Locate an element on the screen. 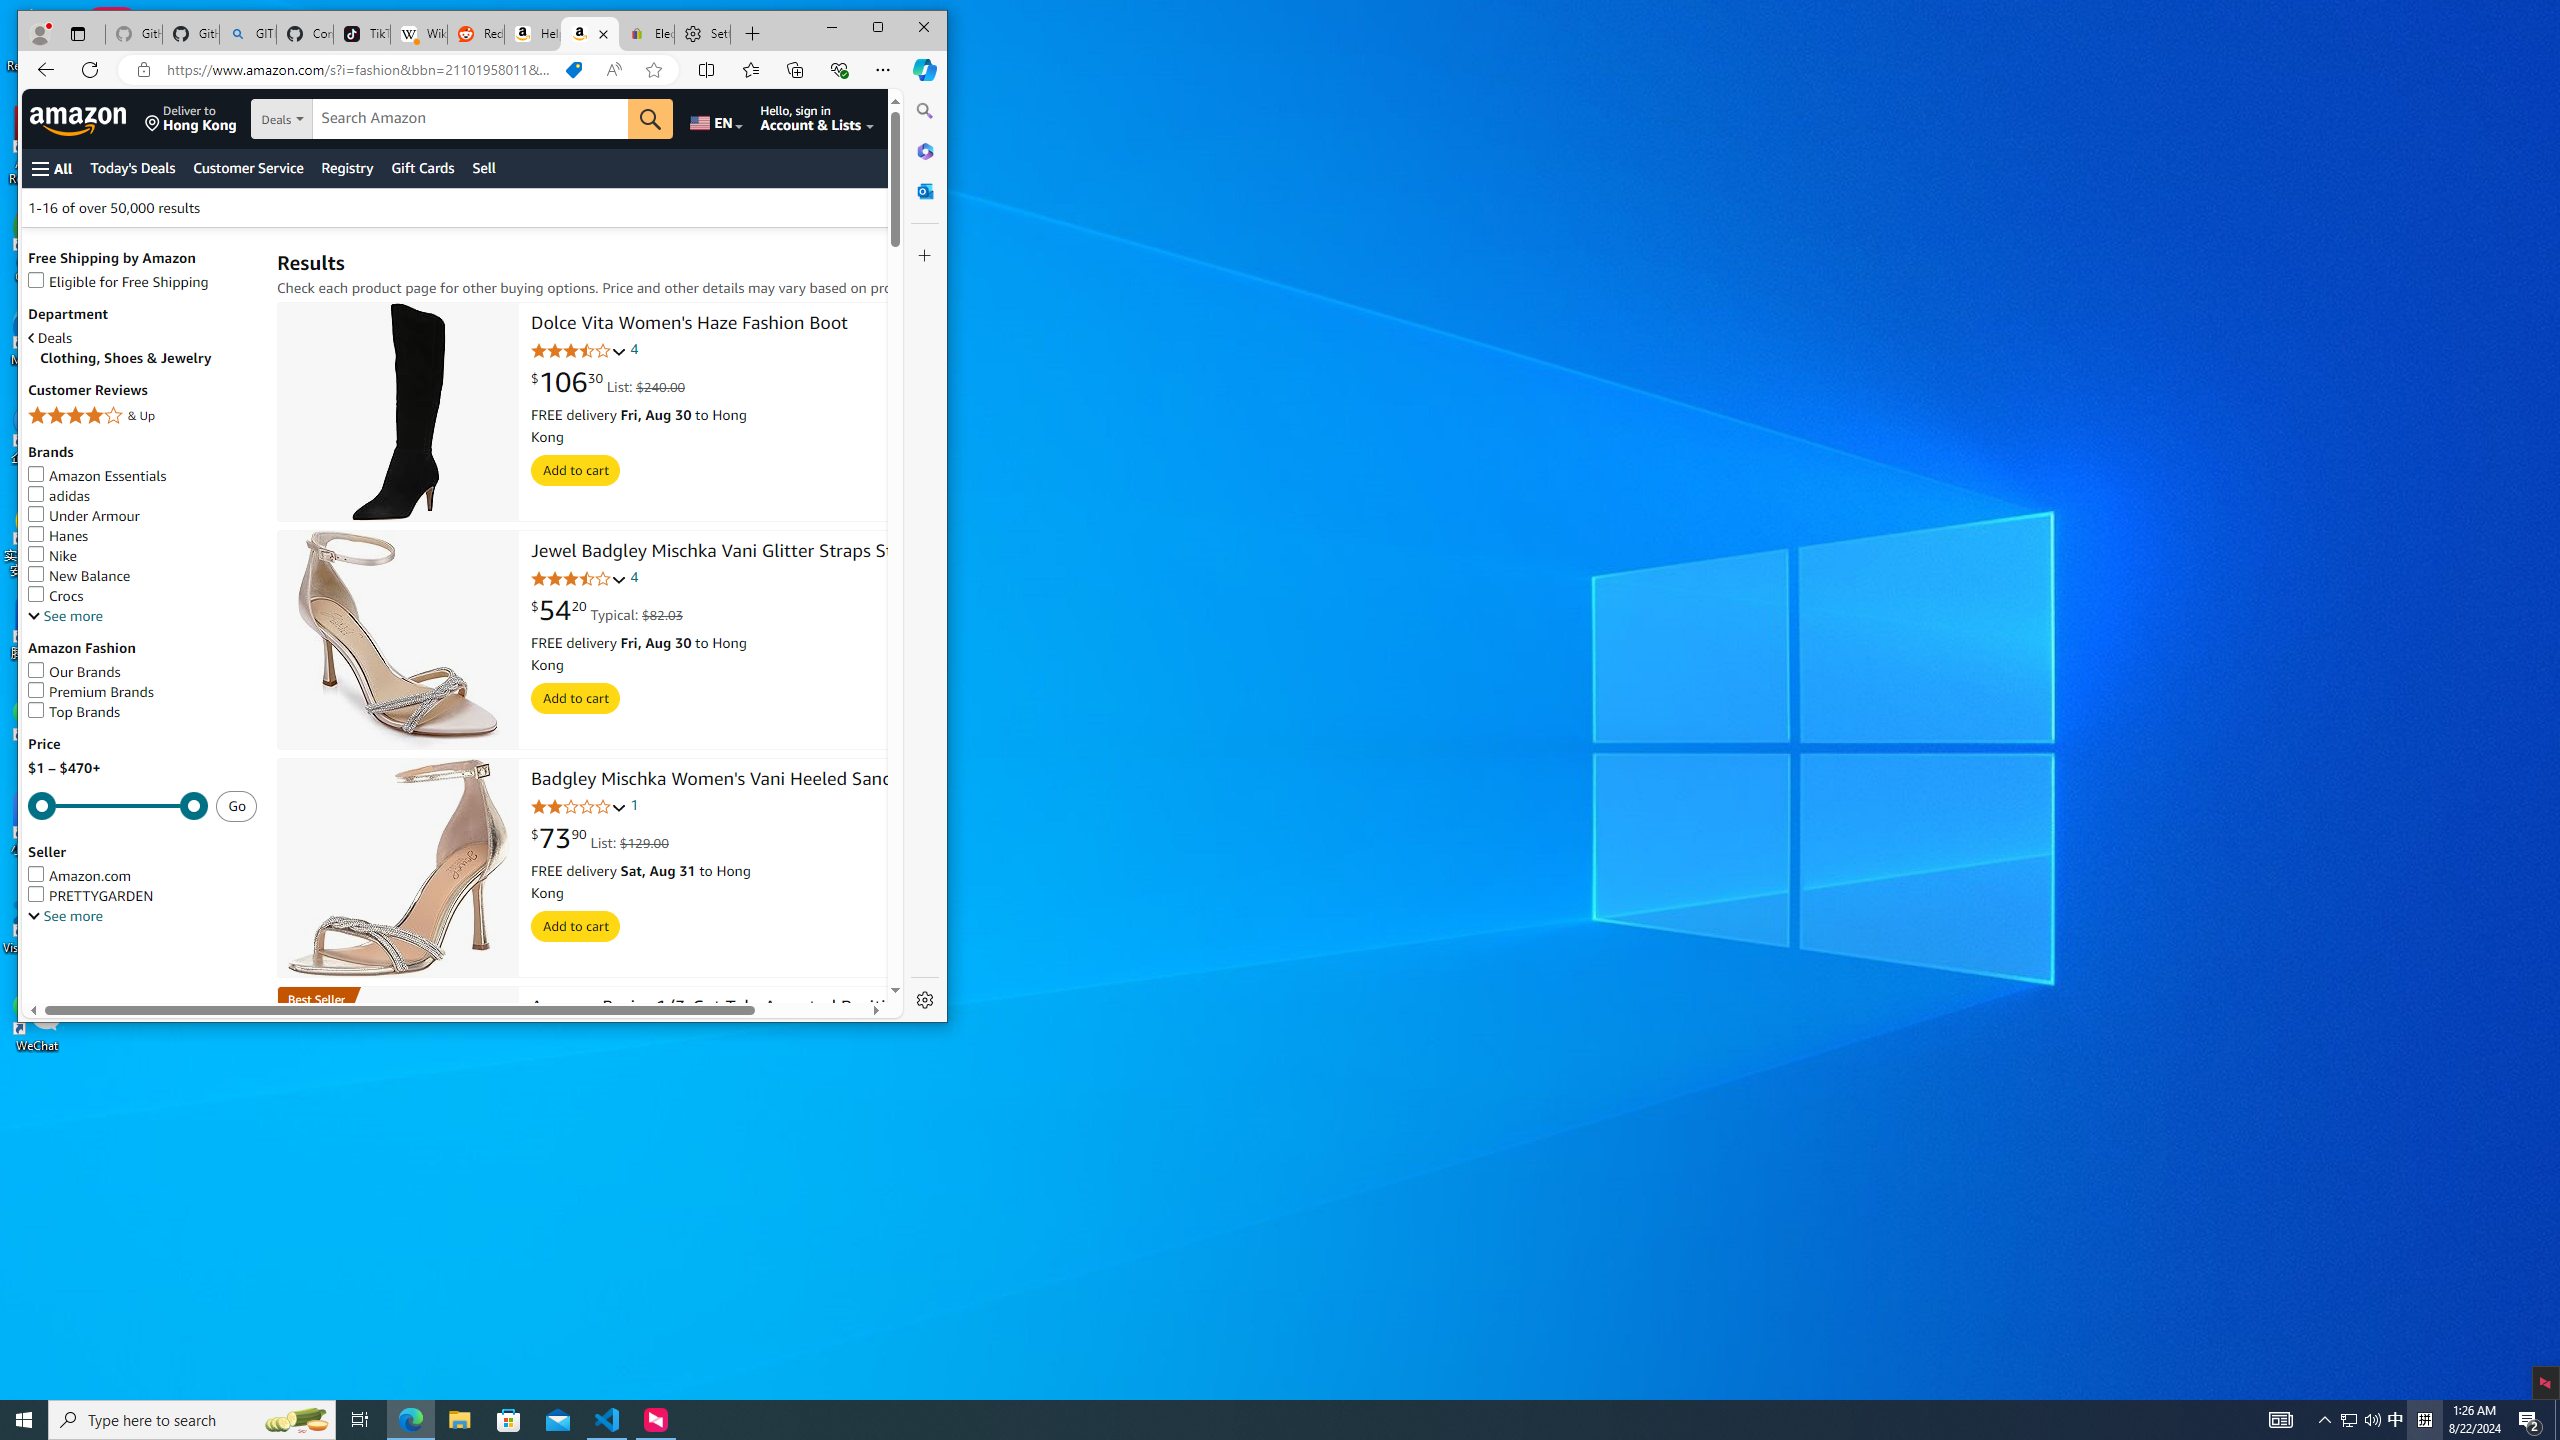 The image size is (2560, 1440). 'Badgley Mischka Women' is located at coordinates (718, 781).